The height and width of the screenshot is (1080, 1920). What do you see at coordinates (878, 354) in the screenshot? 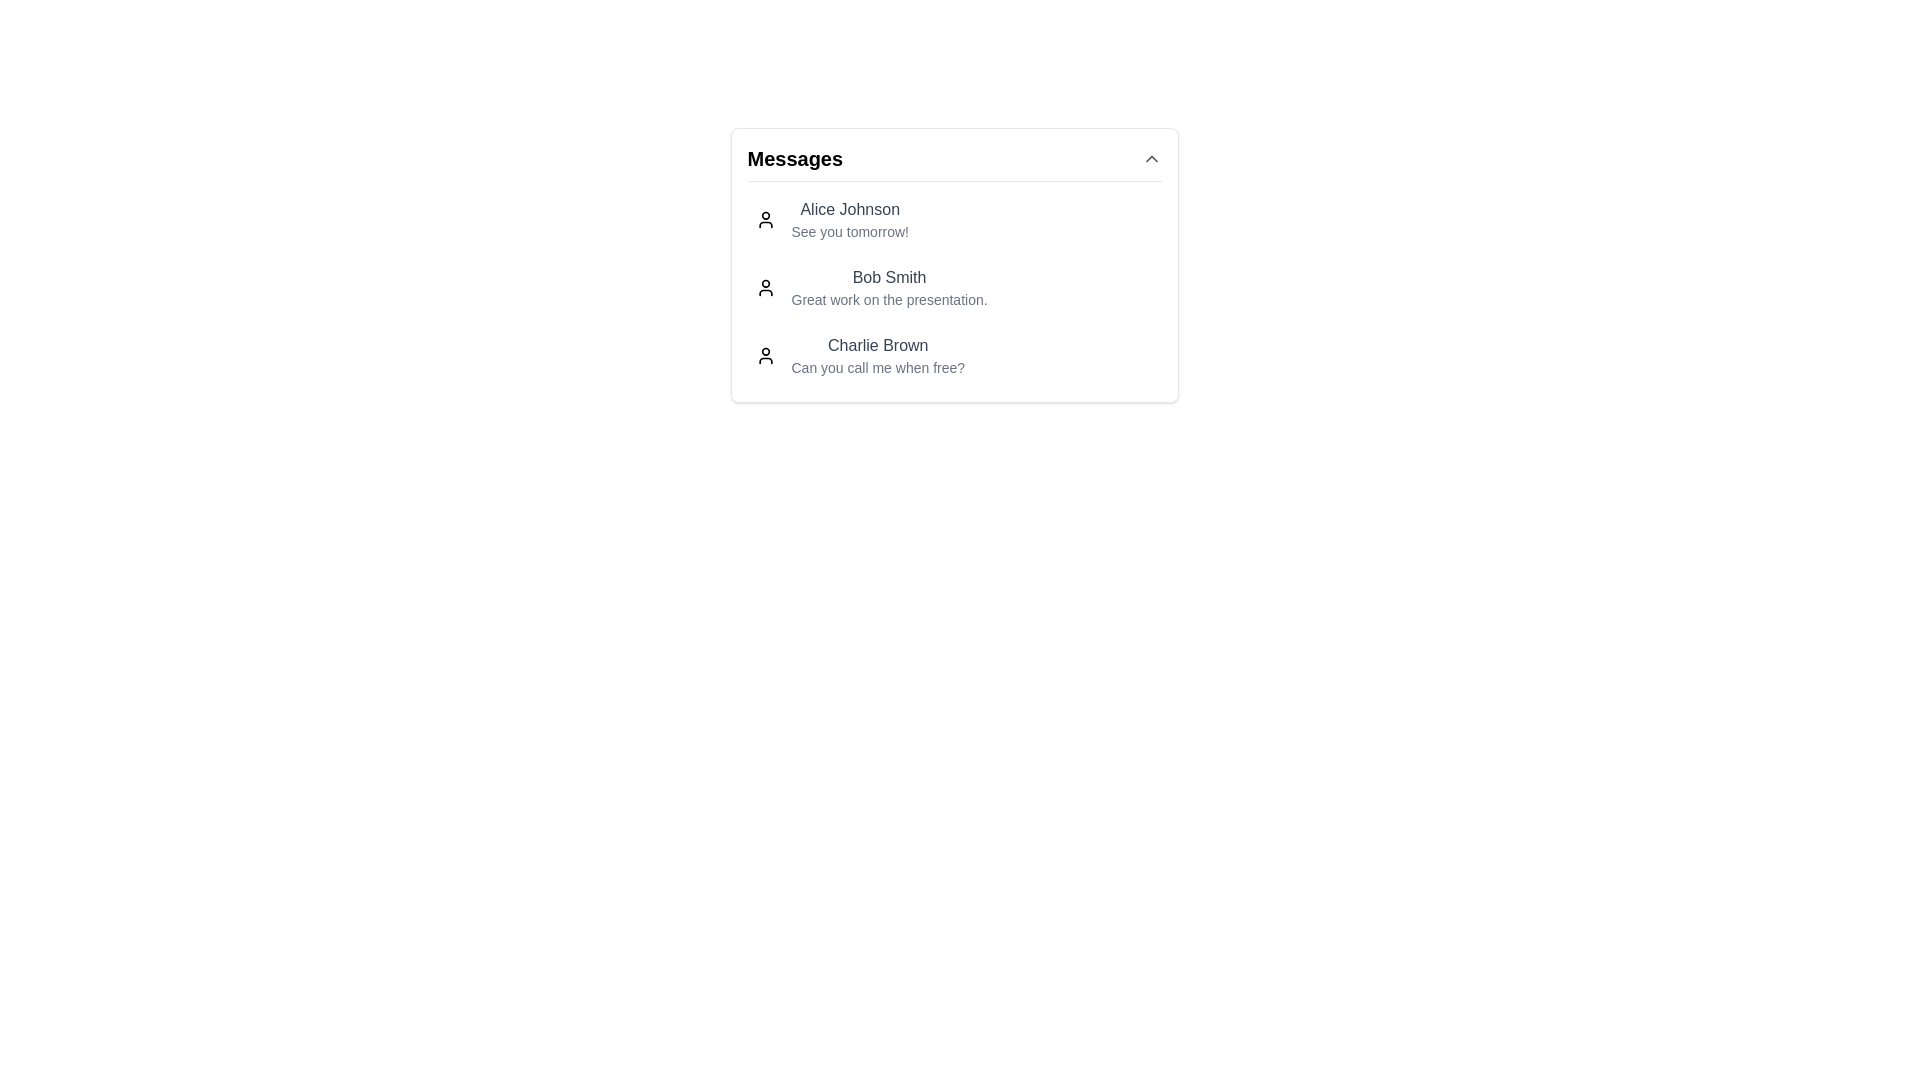
I see `the third item in the list that displays the sender's name 'Charlie Brown' and message 'Can you call me when free?'` at bounding box center [878, 354].